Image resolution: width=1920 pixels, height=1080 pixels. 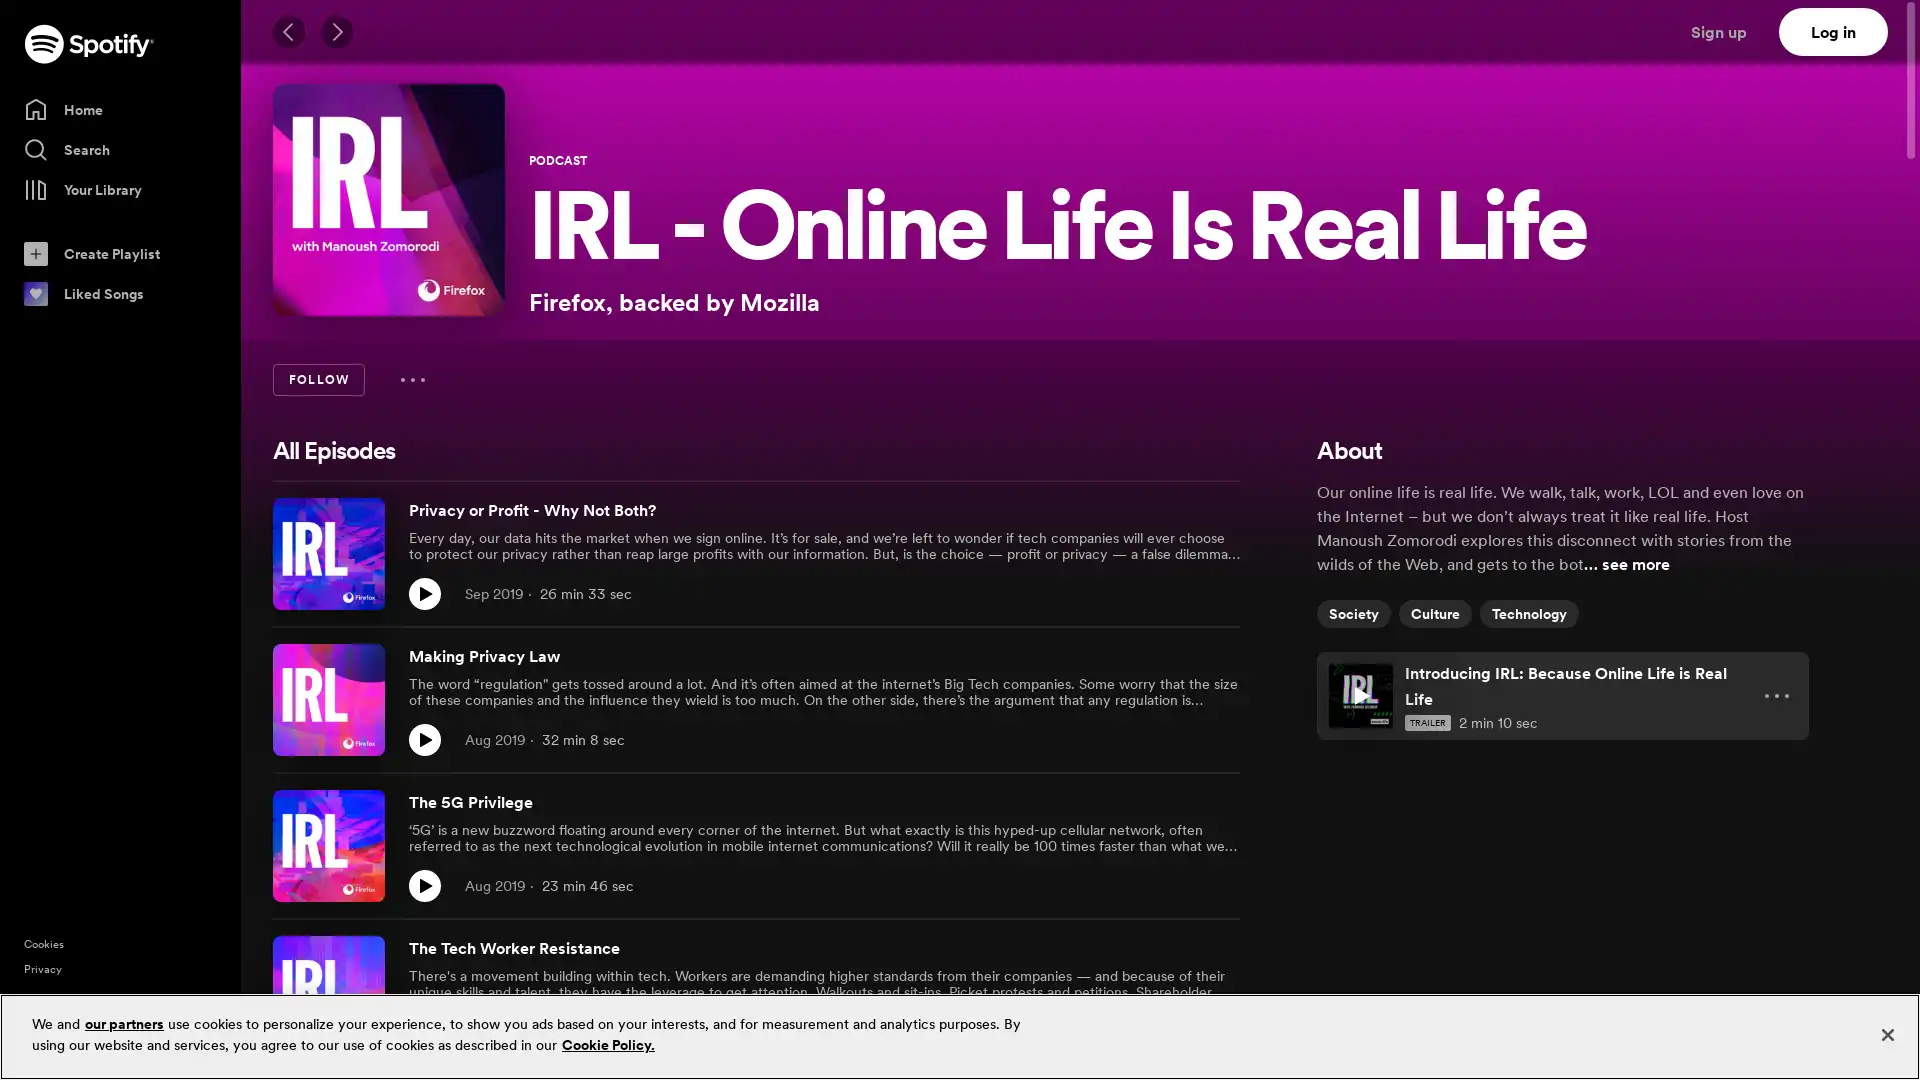 I want to click on Play The 5G Privilege by IRL - Online Life Is Real Life, so click(x=424, y=885).